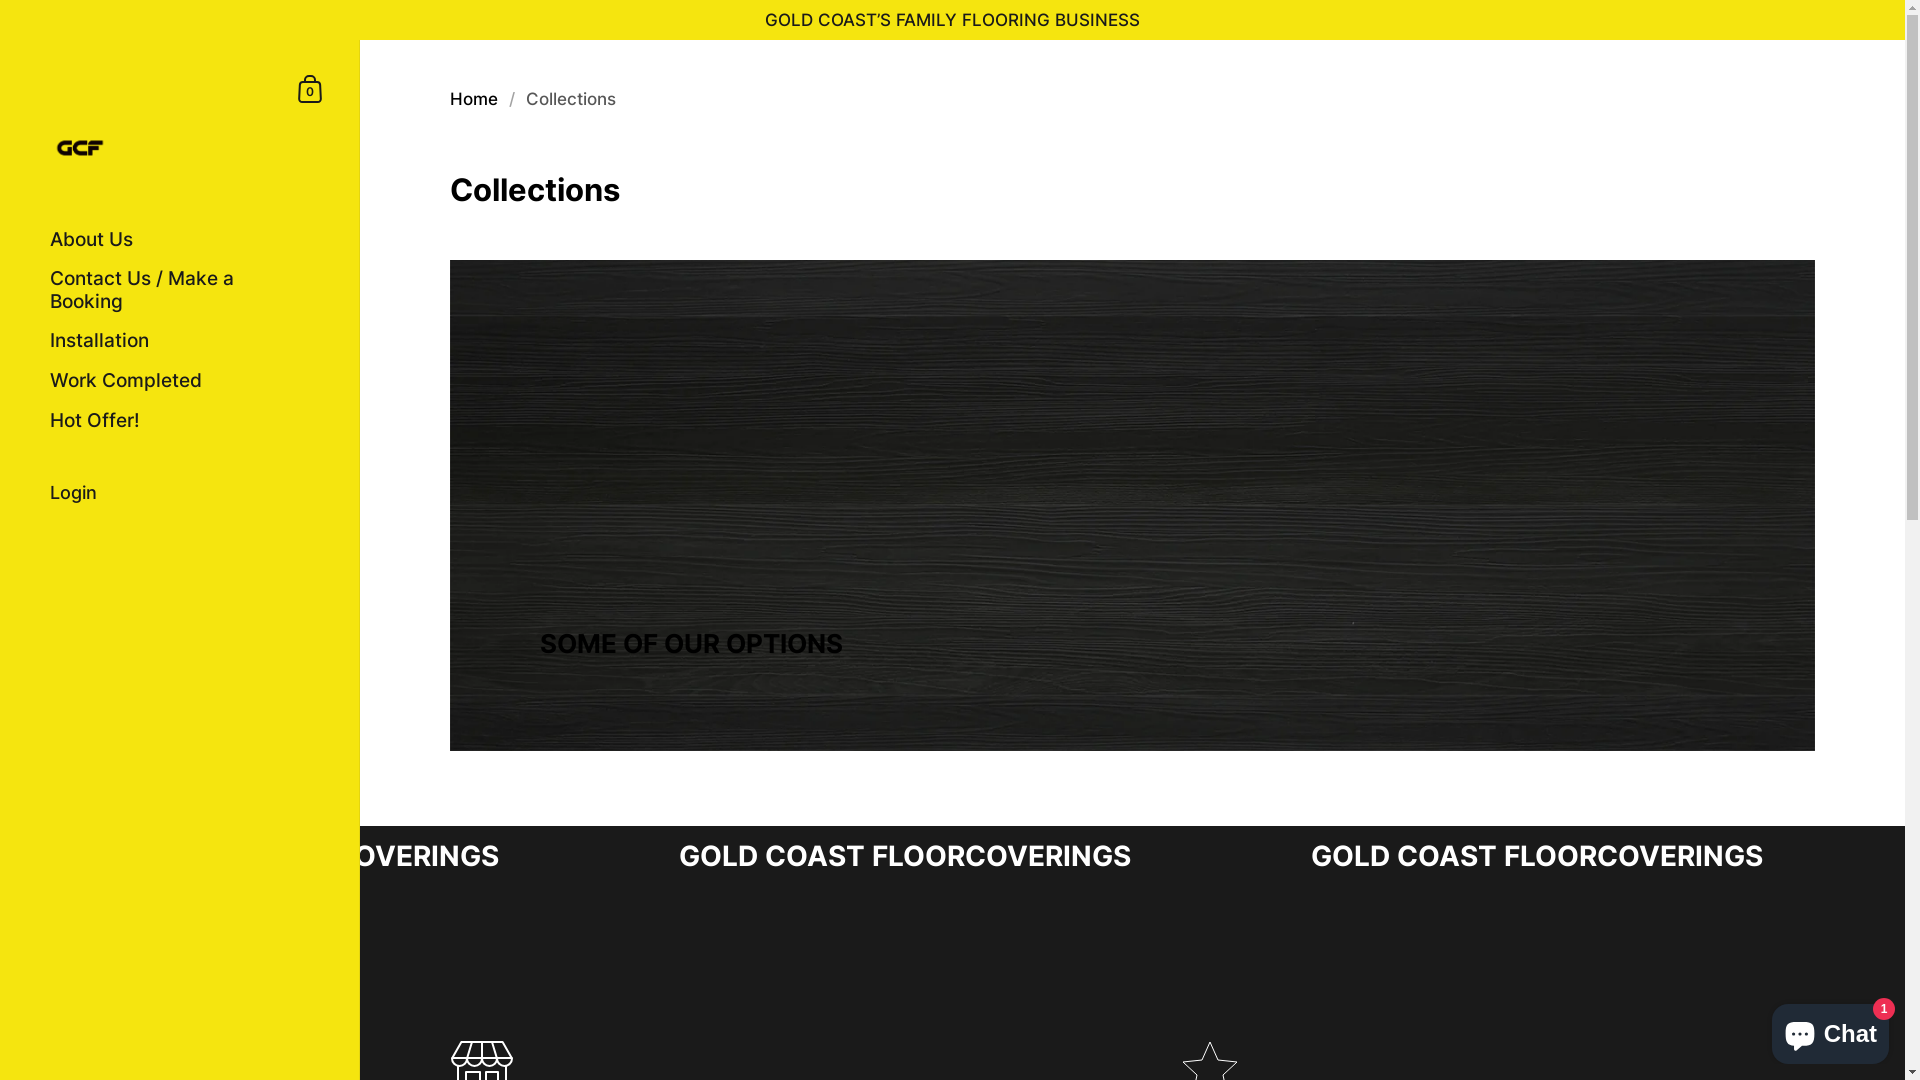  Describe the element at coordinates (1830, 1029) in the screenshot. I see `'Shopify online store chat'` at that location.